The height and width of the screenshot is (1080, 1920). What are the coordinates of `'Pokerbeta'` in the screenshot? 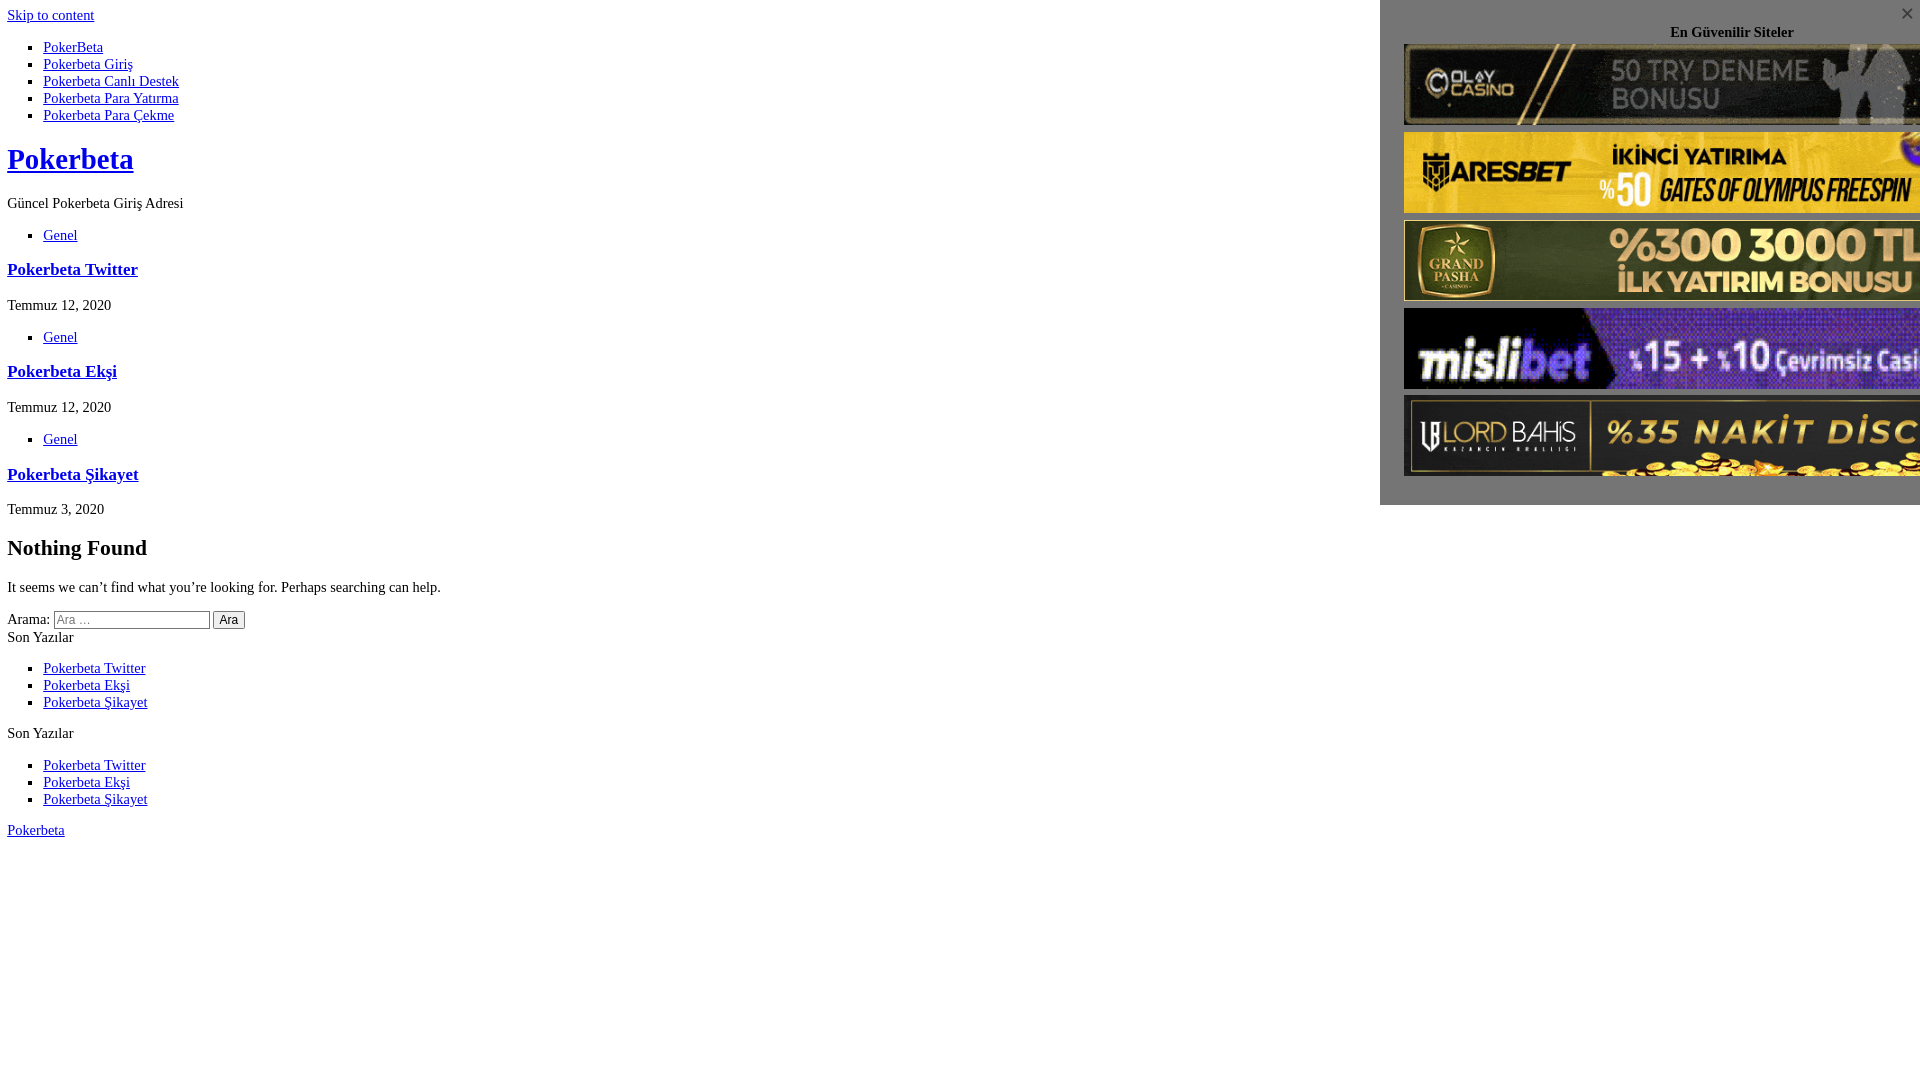 It's located at (8, 921).